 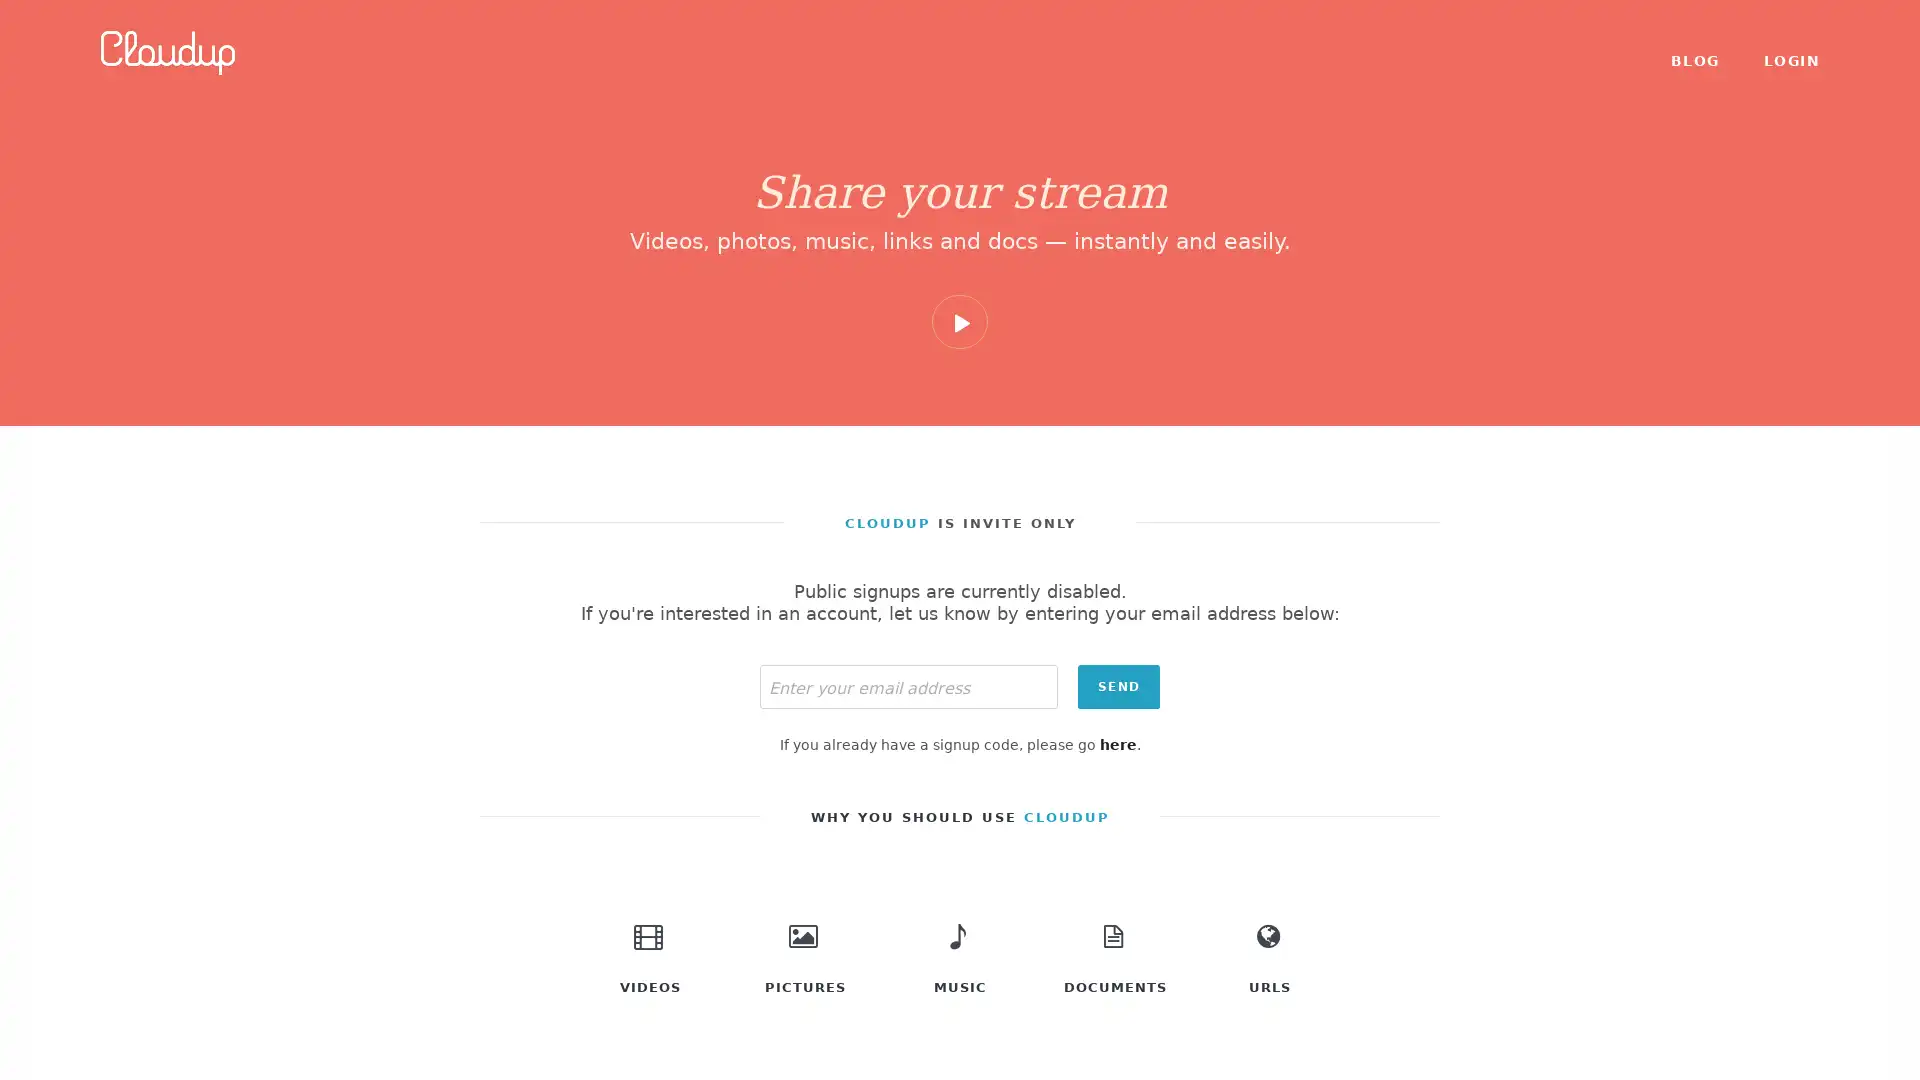 I want to click on SEND, so click(x=1117, y=685).